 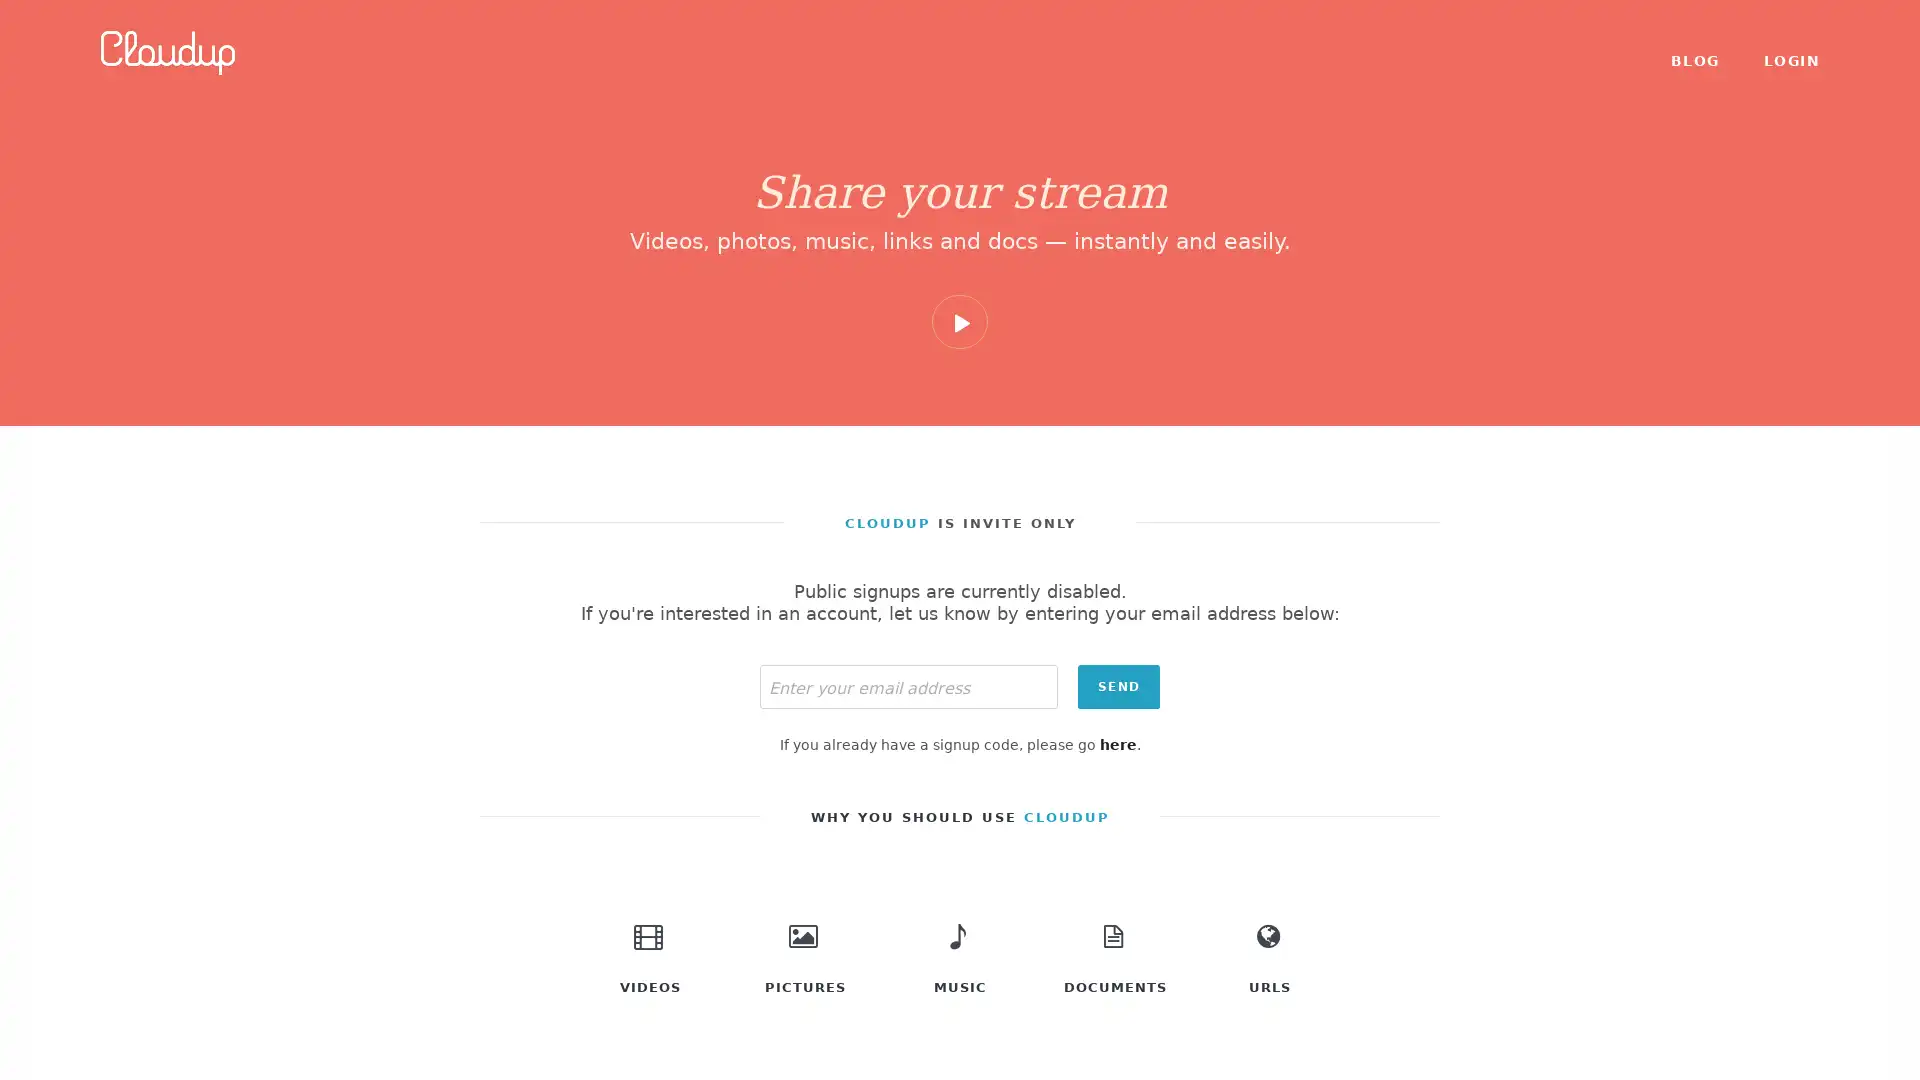 I want to click on SEND, so click(x=1117, y=685).